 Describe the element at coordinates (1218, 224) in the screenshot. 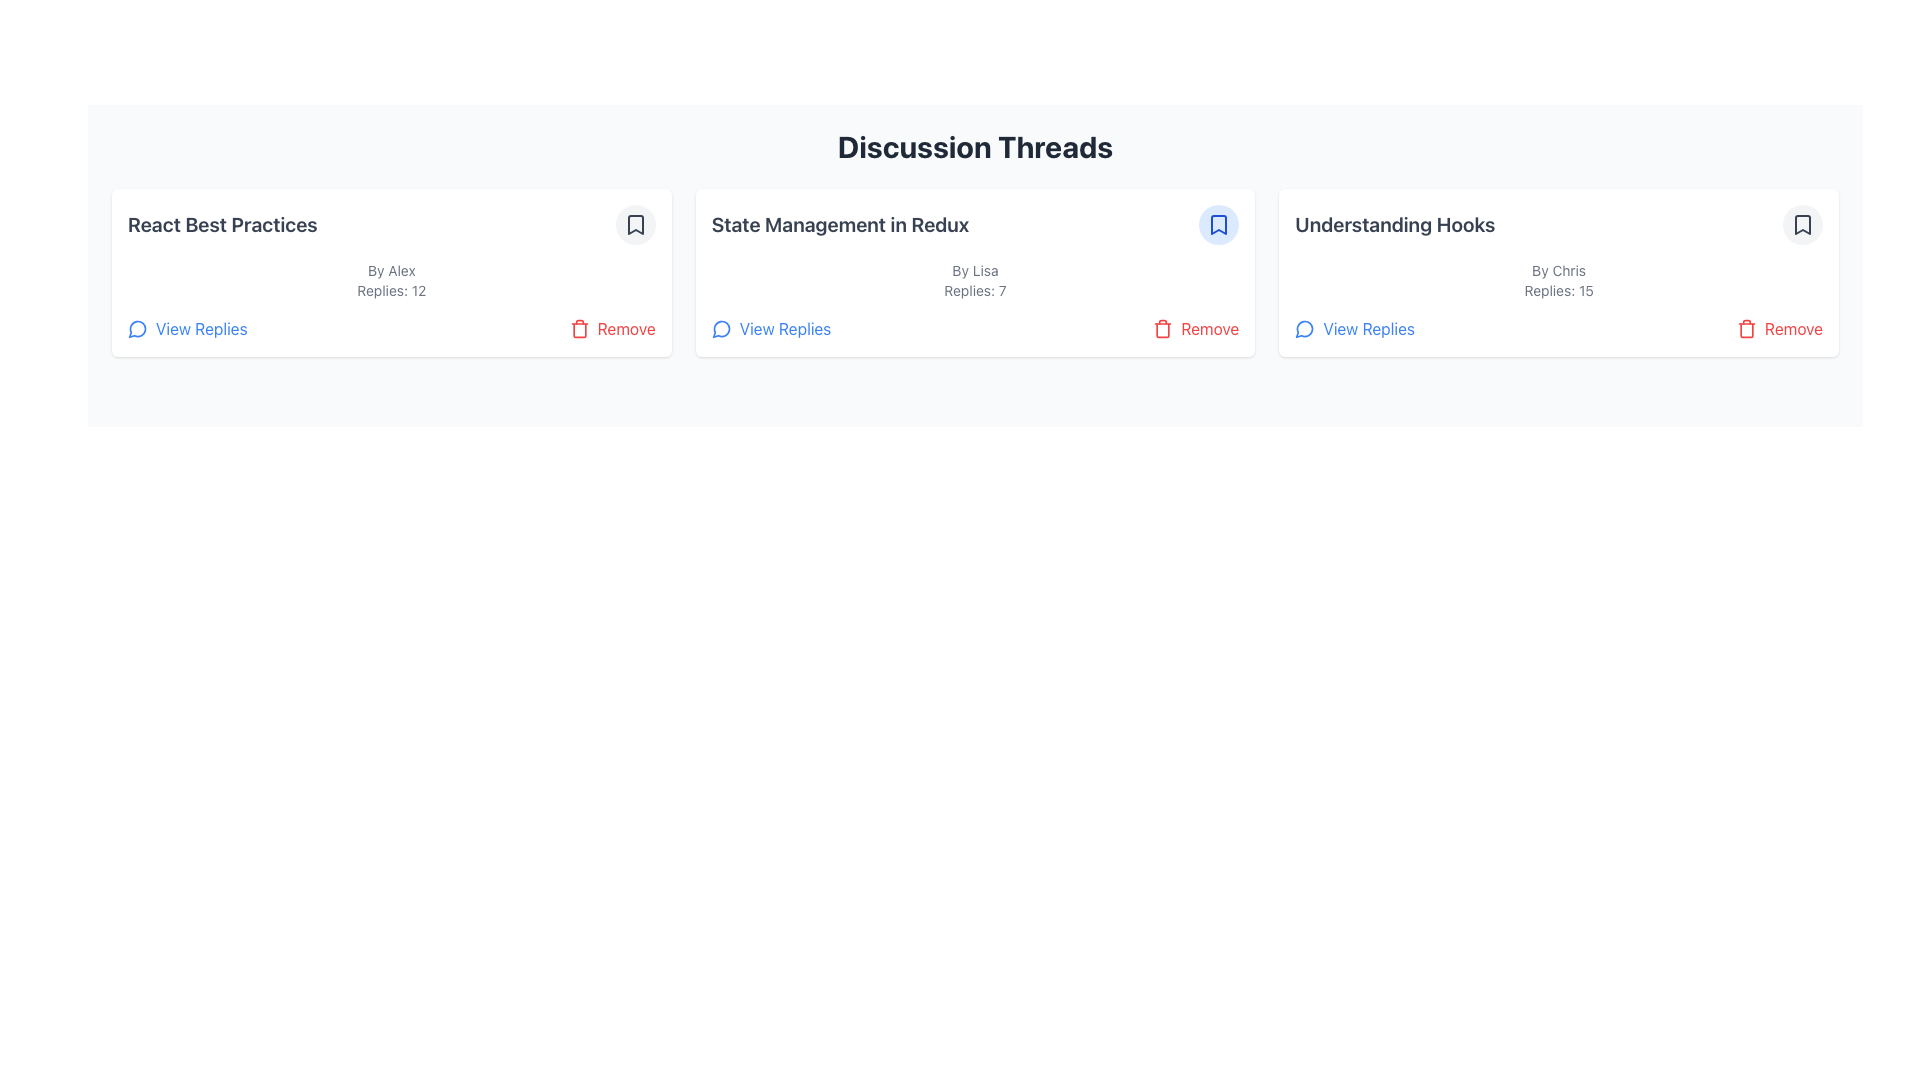

I see `the small bookmark icon, which is a vector graphic with a triangular top and rectangular body, located in the top-right corner of the 'State Management in Redux' card in the 'Discussion Threads' section` at that location.